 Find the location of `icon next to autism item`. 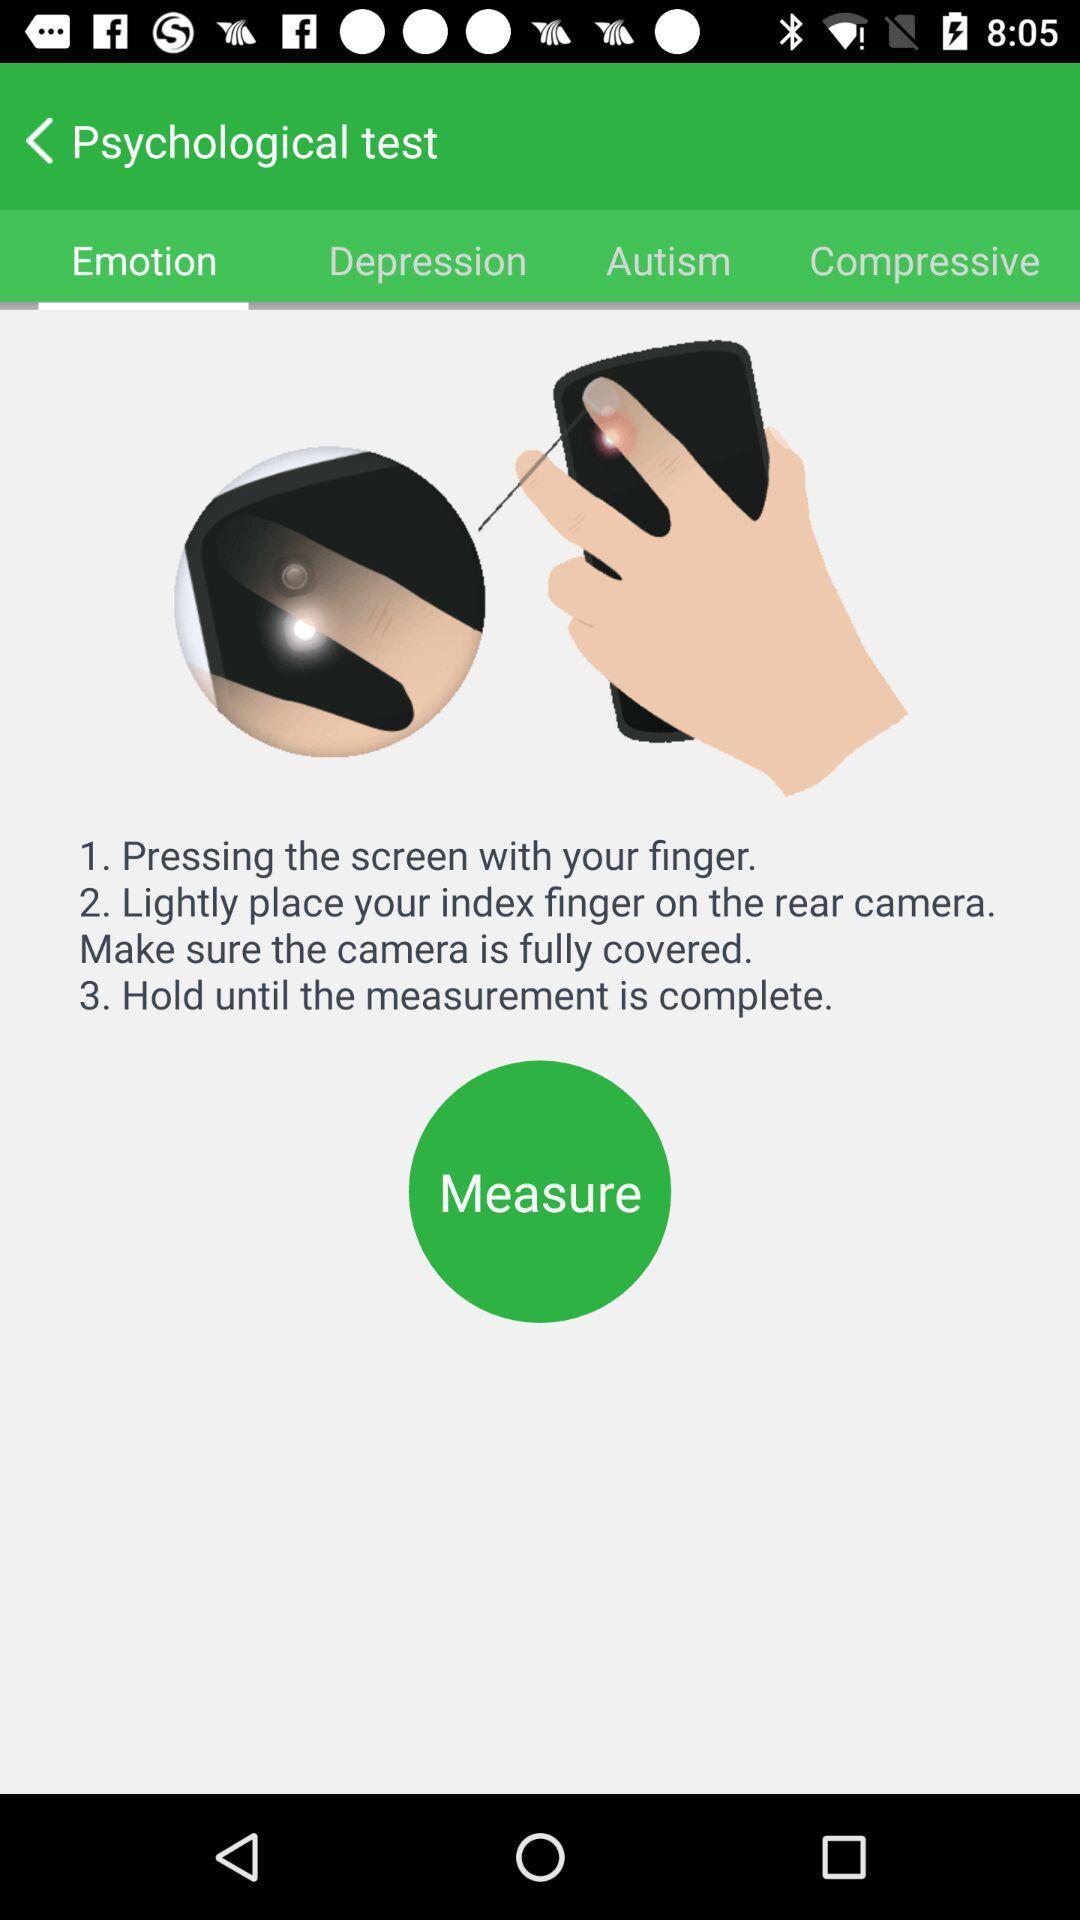

icon next to autism item is located at coordinates (925, 258).